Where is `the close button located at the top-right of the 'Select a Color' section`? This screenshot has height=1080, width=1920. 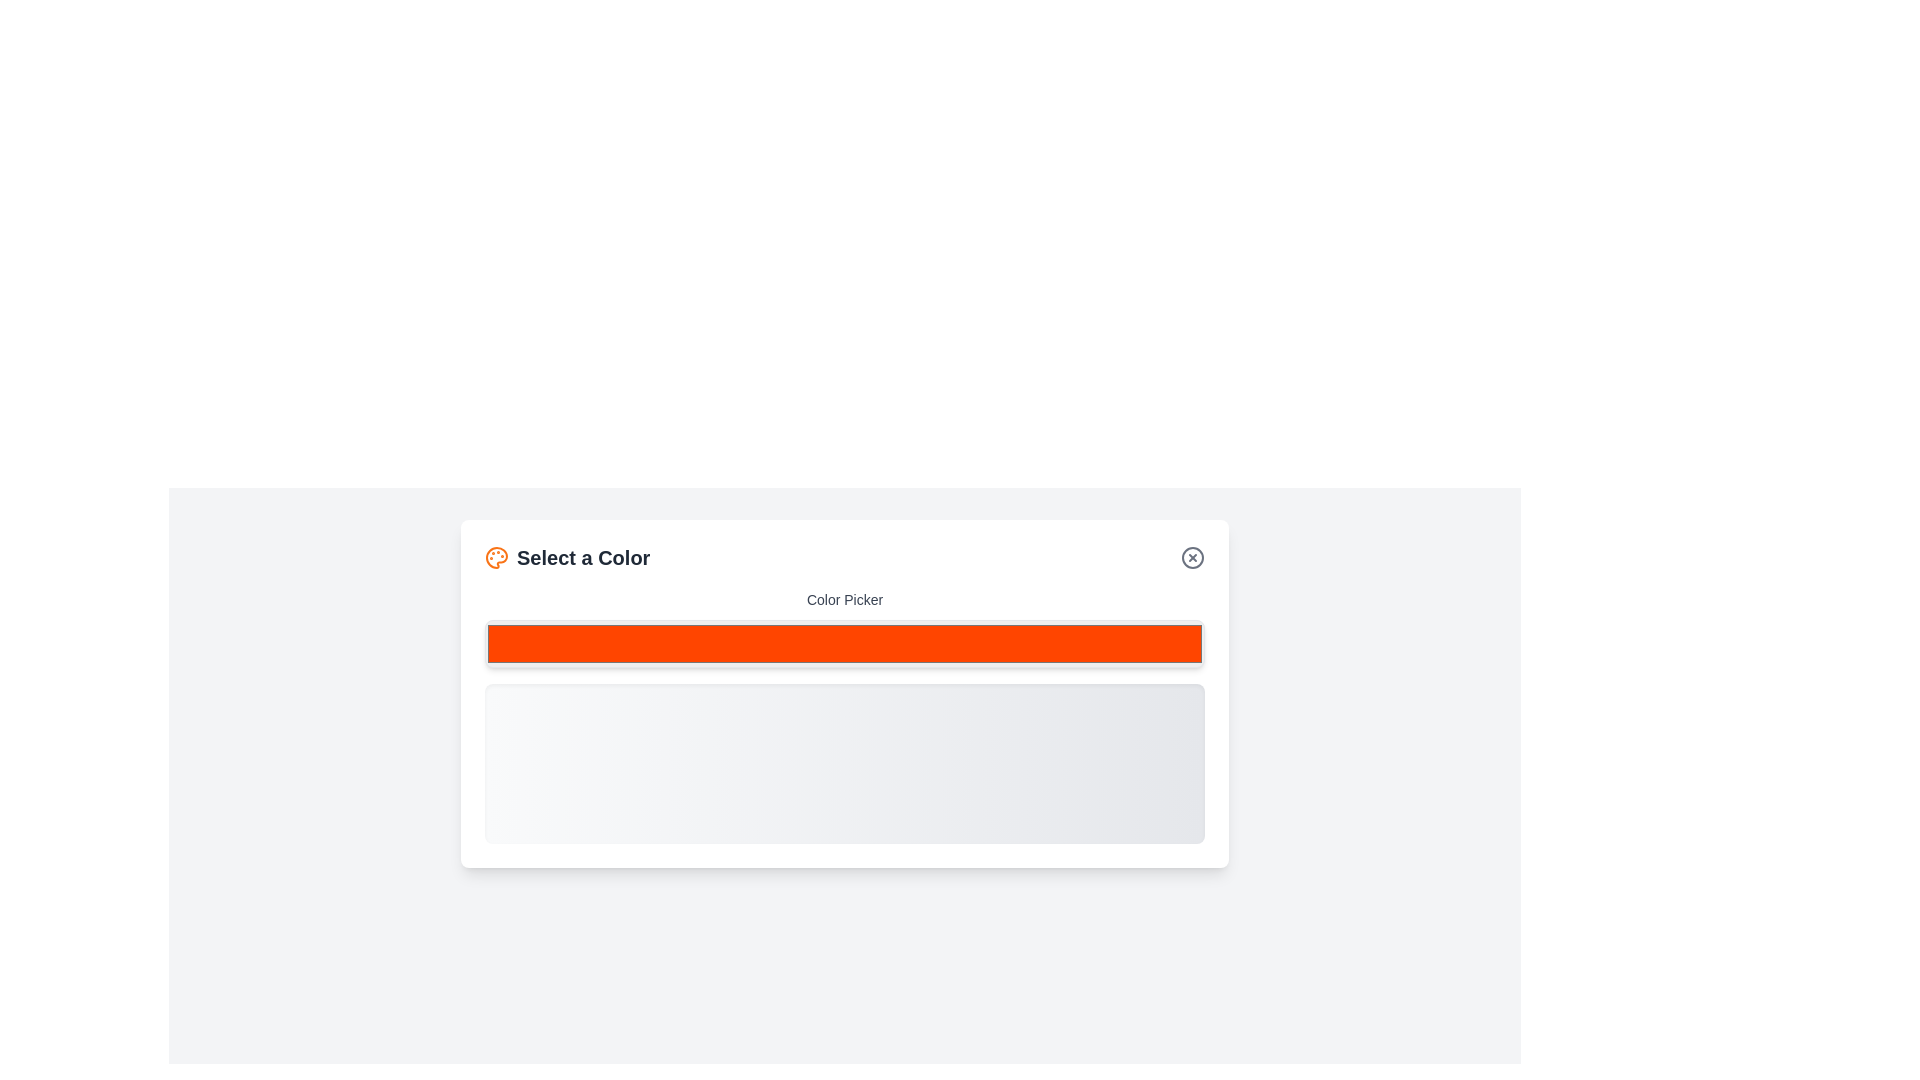
the close button located at the top-right of the 'Select a Color' section is located at coordinates (1193, 558).